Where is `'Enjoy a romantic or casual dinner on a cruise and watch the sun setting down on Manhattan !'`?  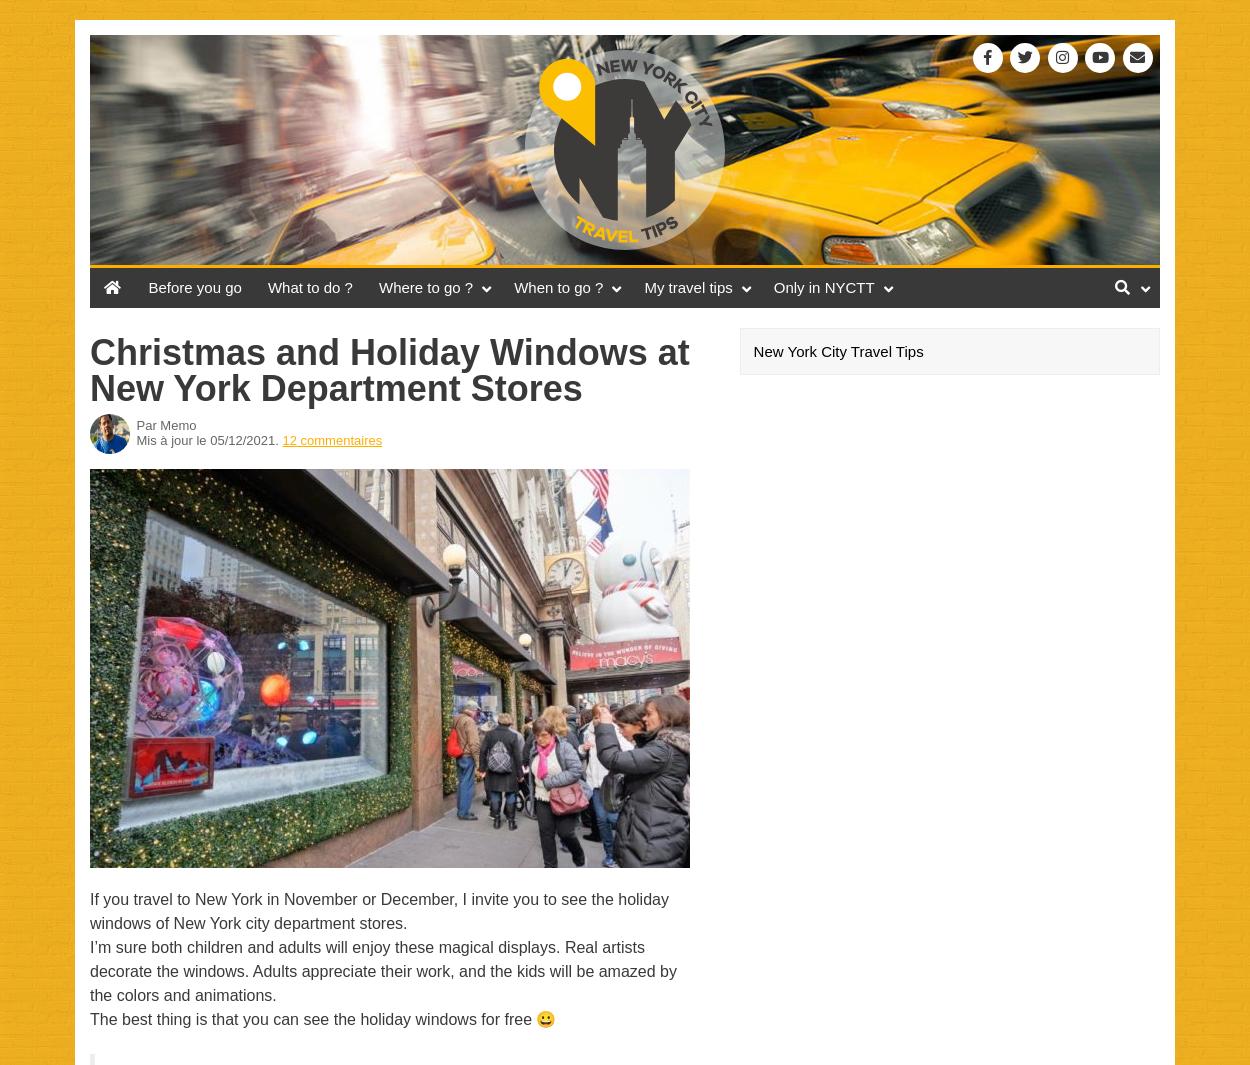
'Enjoy a romantic or casual dinner on a cruise and watch the sun setting down on Manhattan !' is located at coordinates (983, 595).